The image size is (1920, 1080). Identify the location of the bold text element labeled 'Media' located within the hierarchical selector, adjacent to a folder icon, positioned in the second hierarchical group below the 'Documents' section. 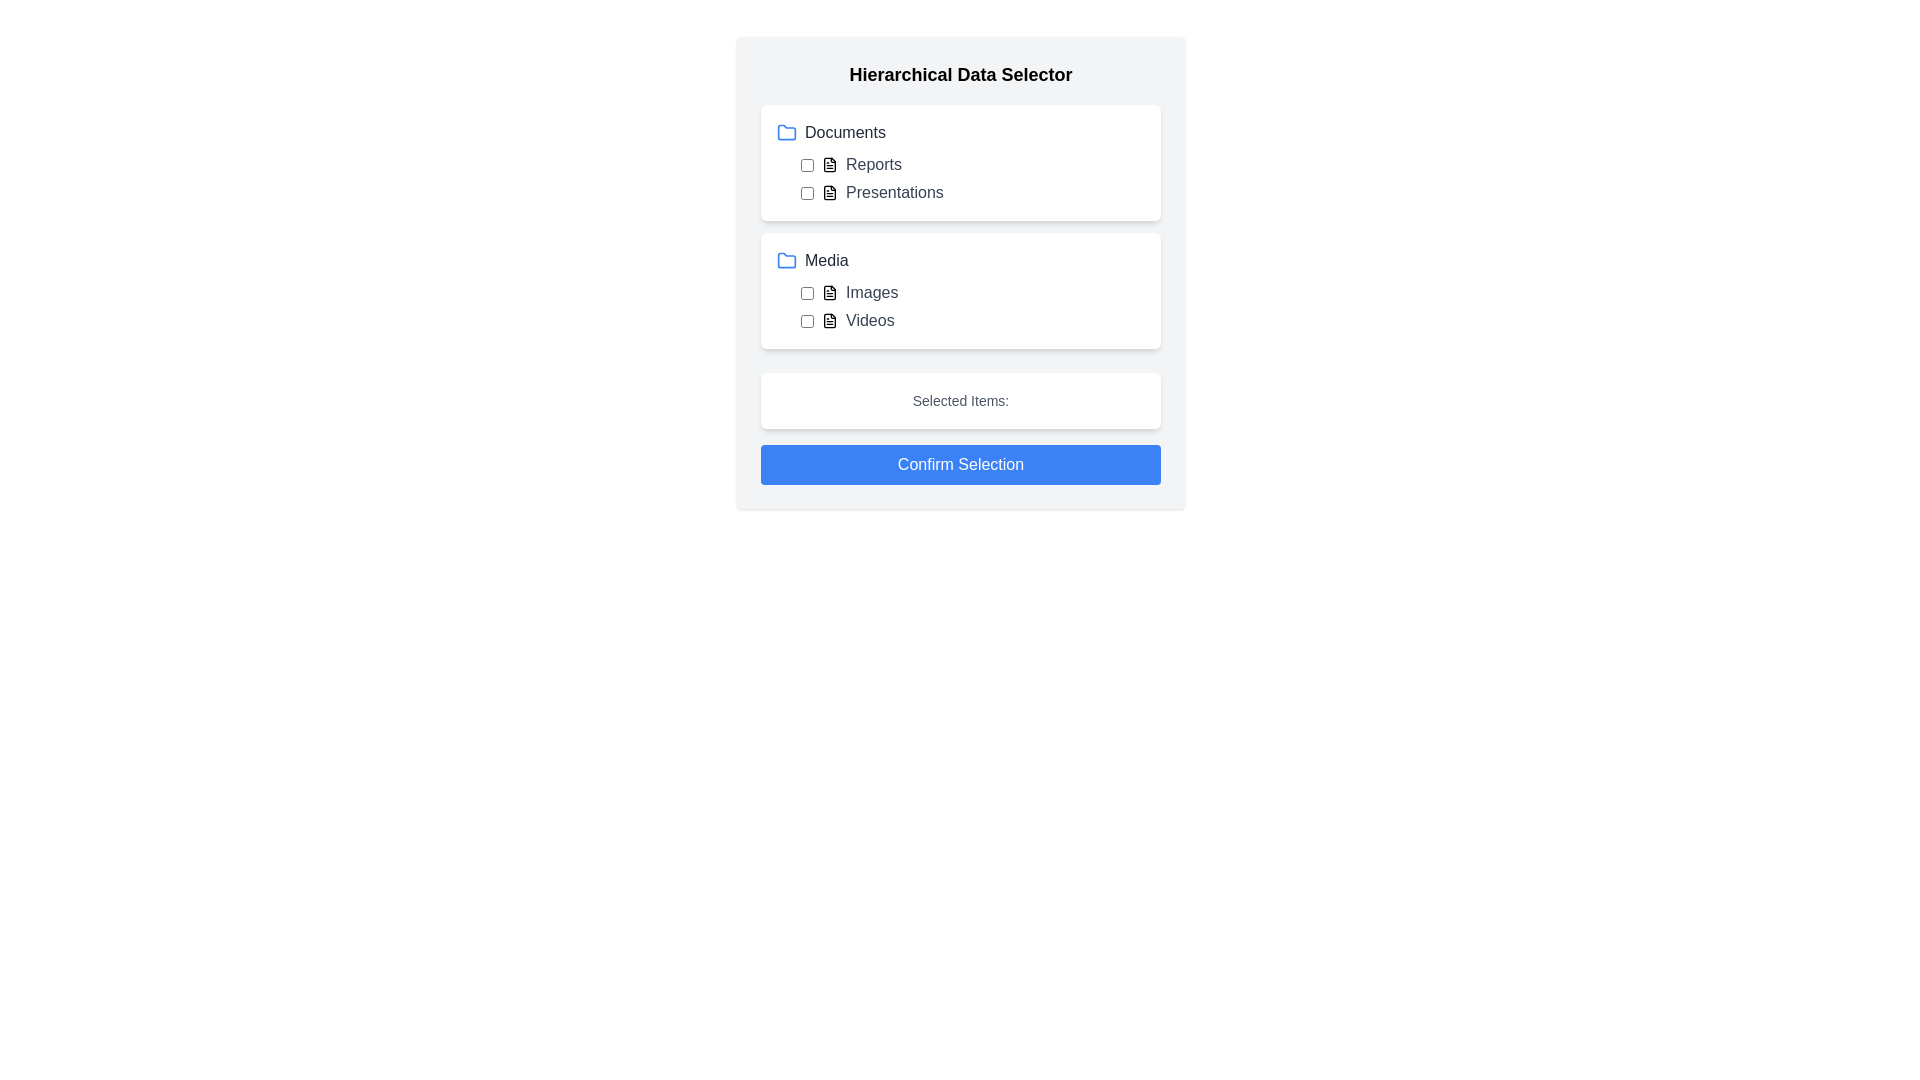
(826, 260).